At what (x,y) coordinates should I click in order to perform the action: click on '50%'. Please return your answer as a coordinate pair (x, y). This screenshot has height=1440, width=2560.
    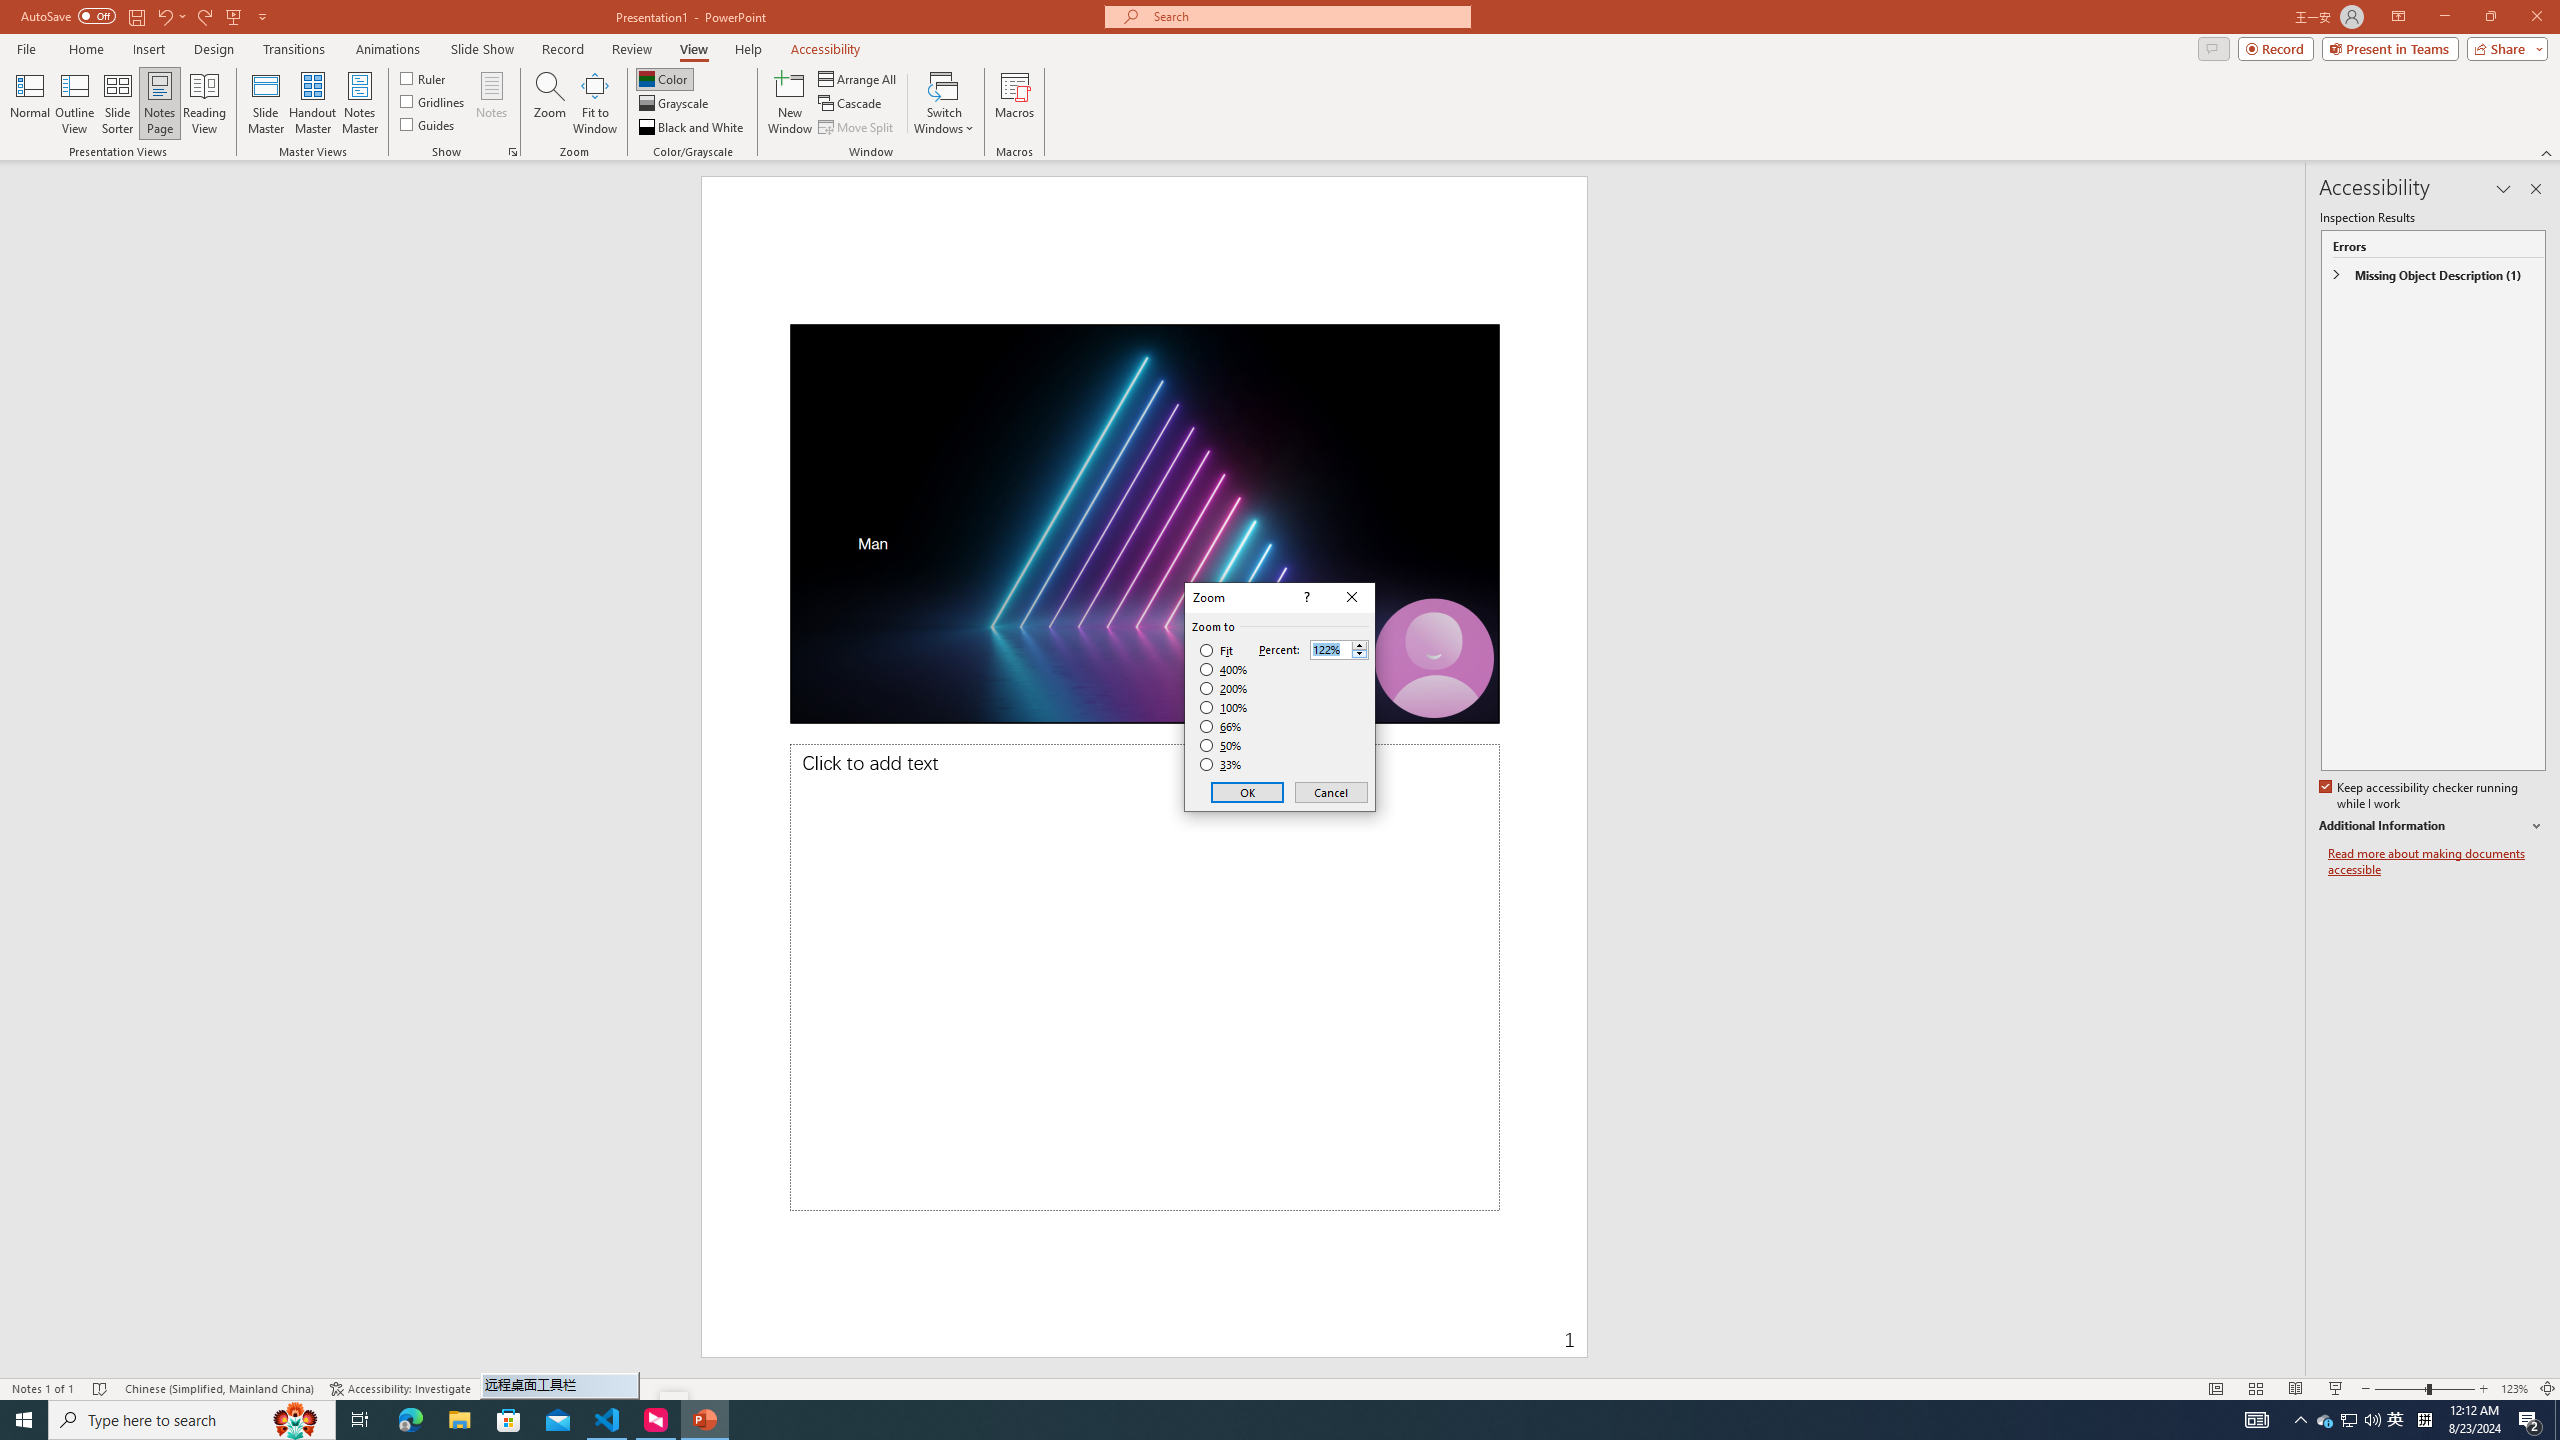
    Looking at the image, I should click on (1222, 744).